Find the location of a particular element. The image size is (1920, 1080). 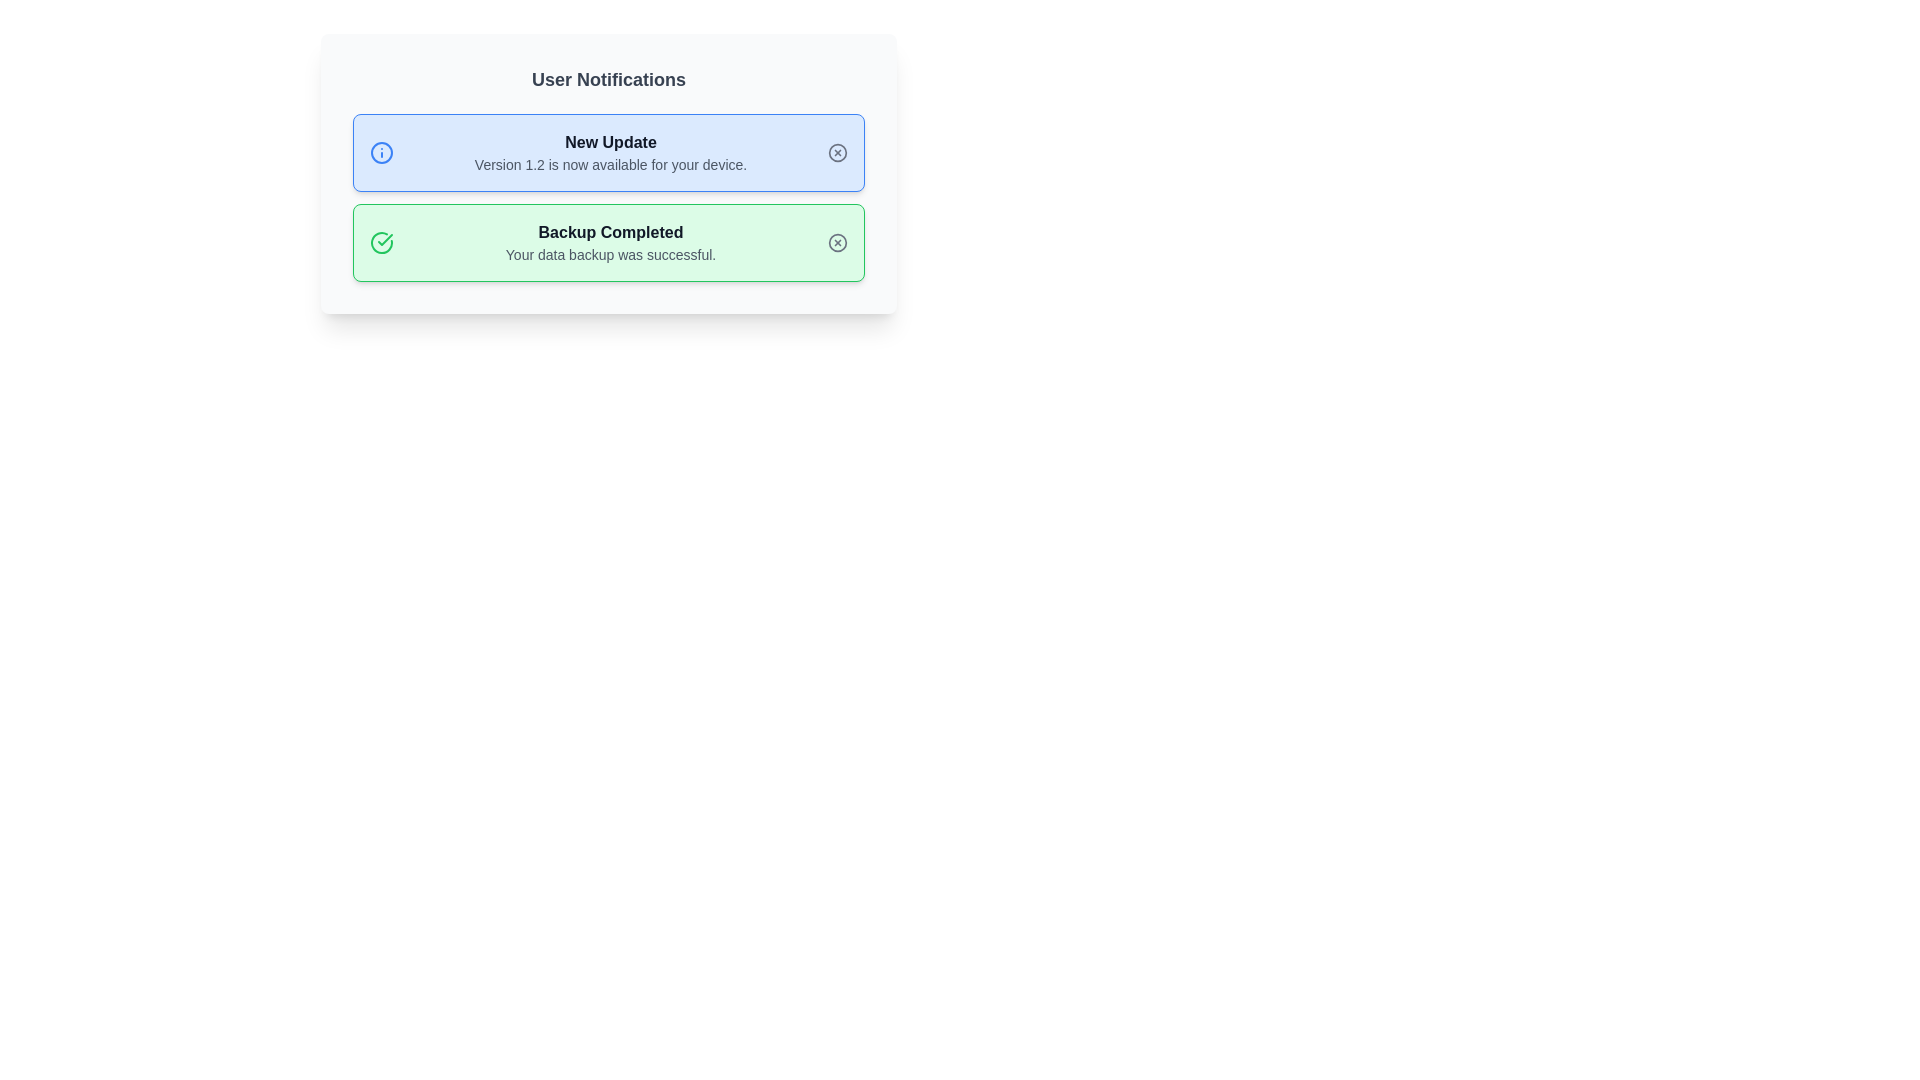

the notification message text block located in the blue notification card, which informs the user about the availability of a new update is located at coordinates (609, 152).